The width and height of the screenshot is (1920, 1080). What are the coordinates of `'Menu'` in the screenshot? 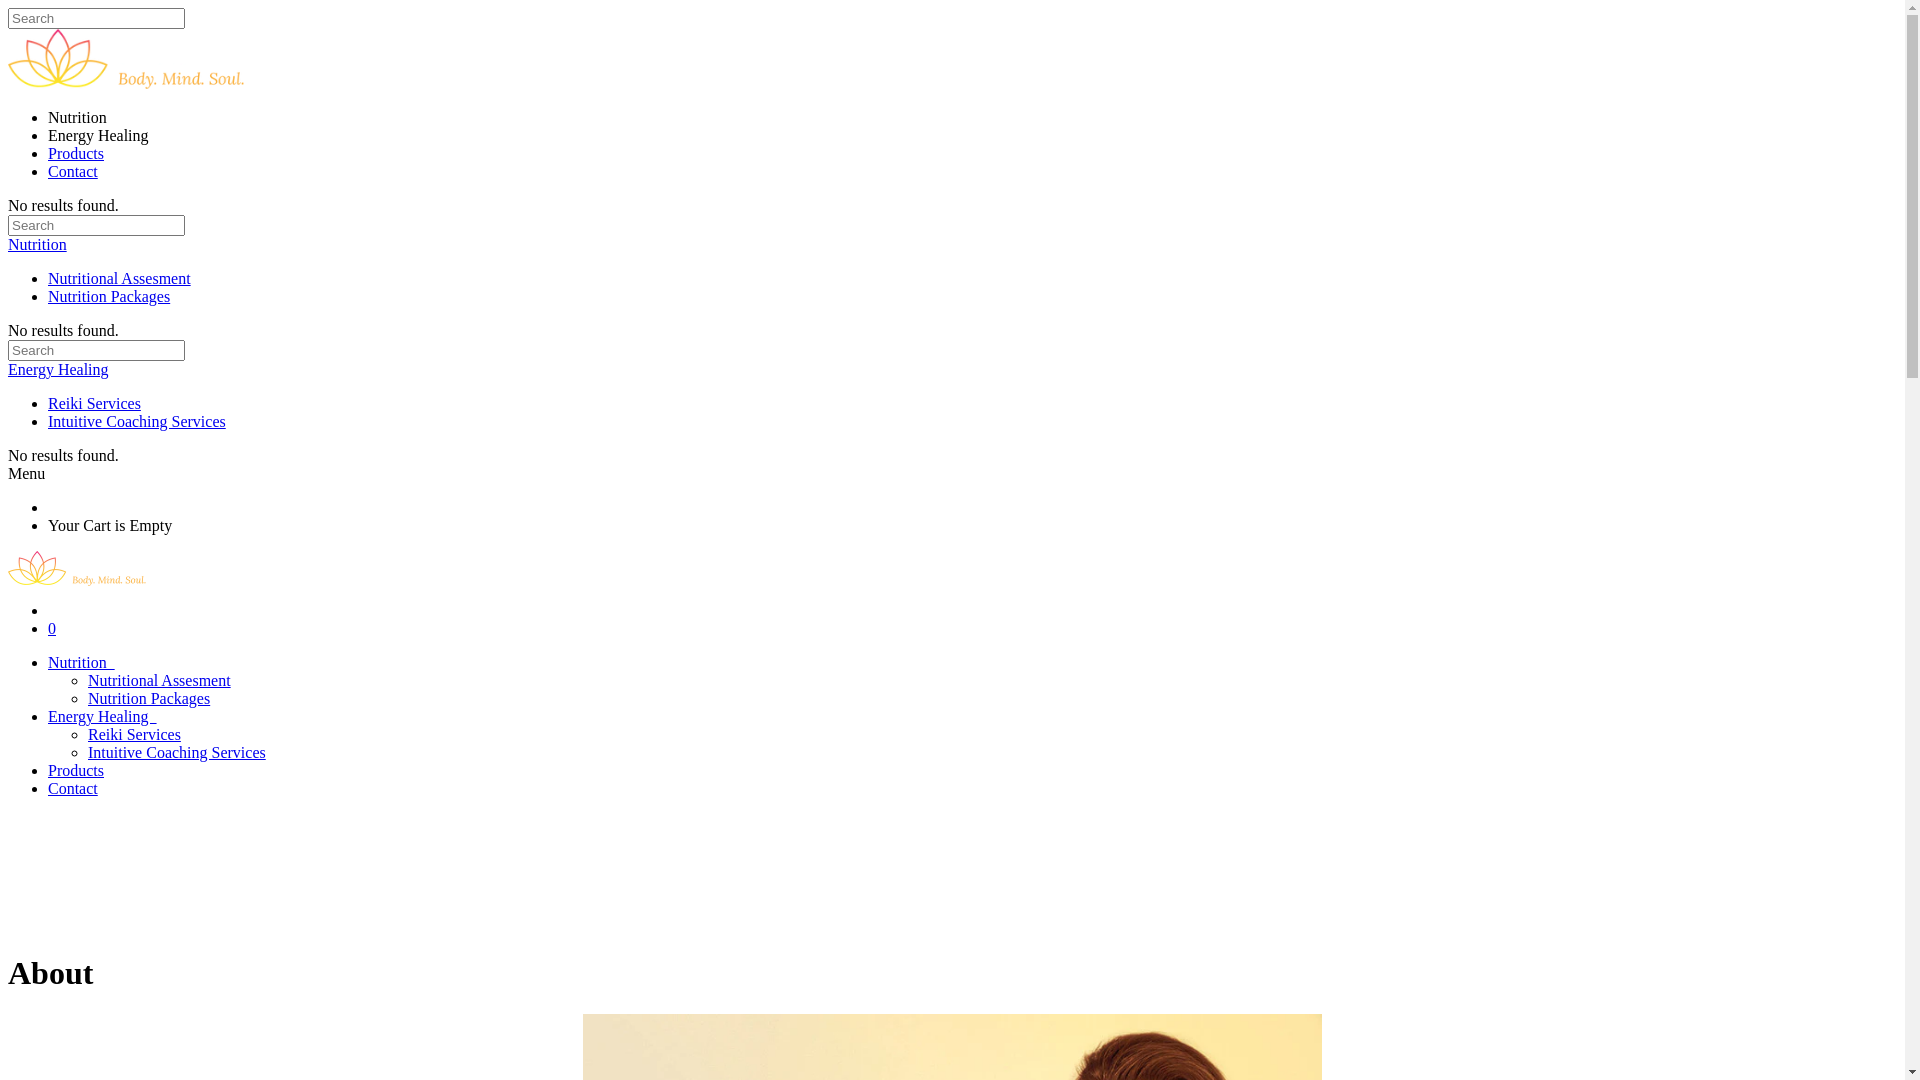 It's located at (26, 473).